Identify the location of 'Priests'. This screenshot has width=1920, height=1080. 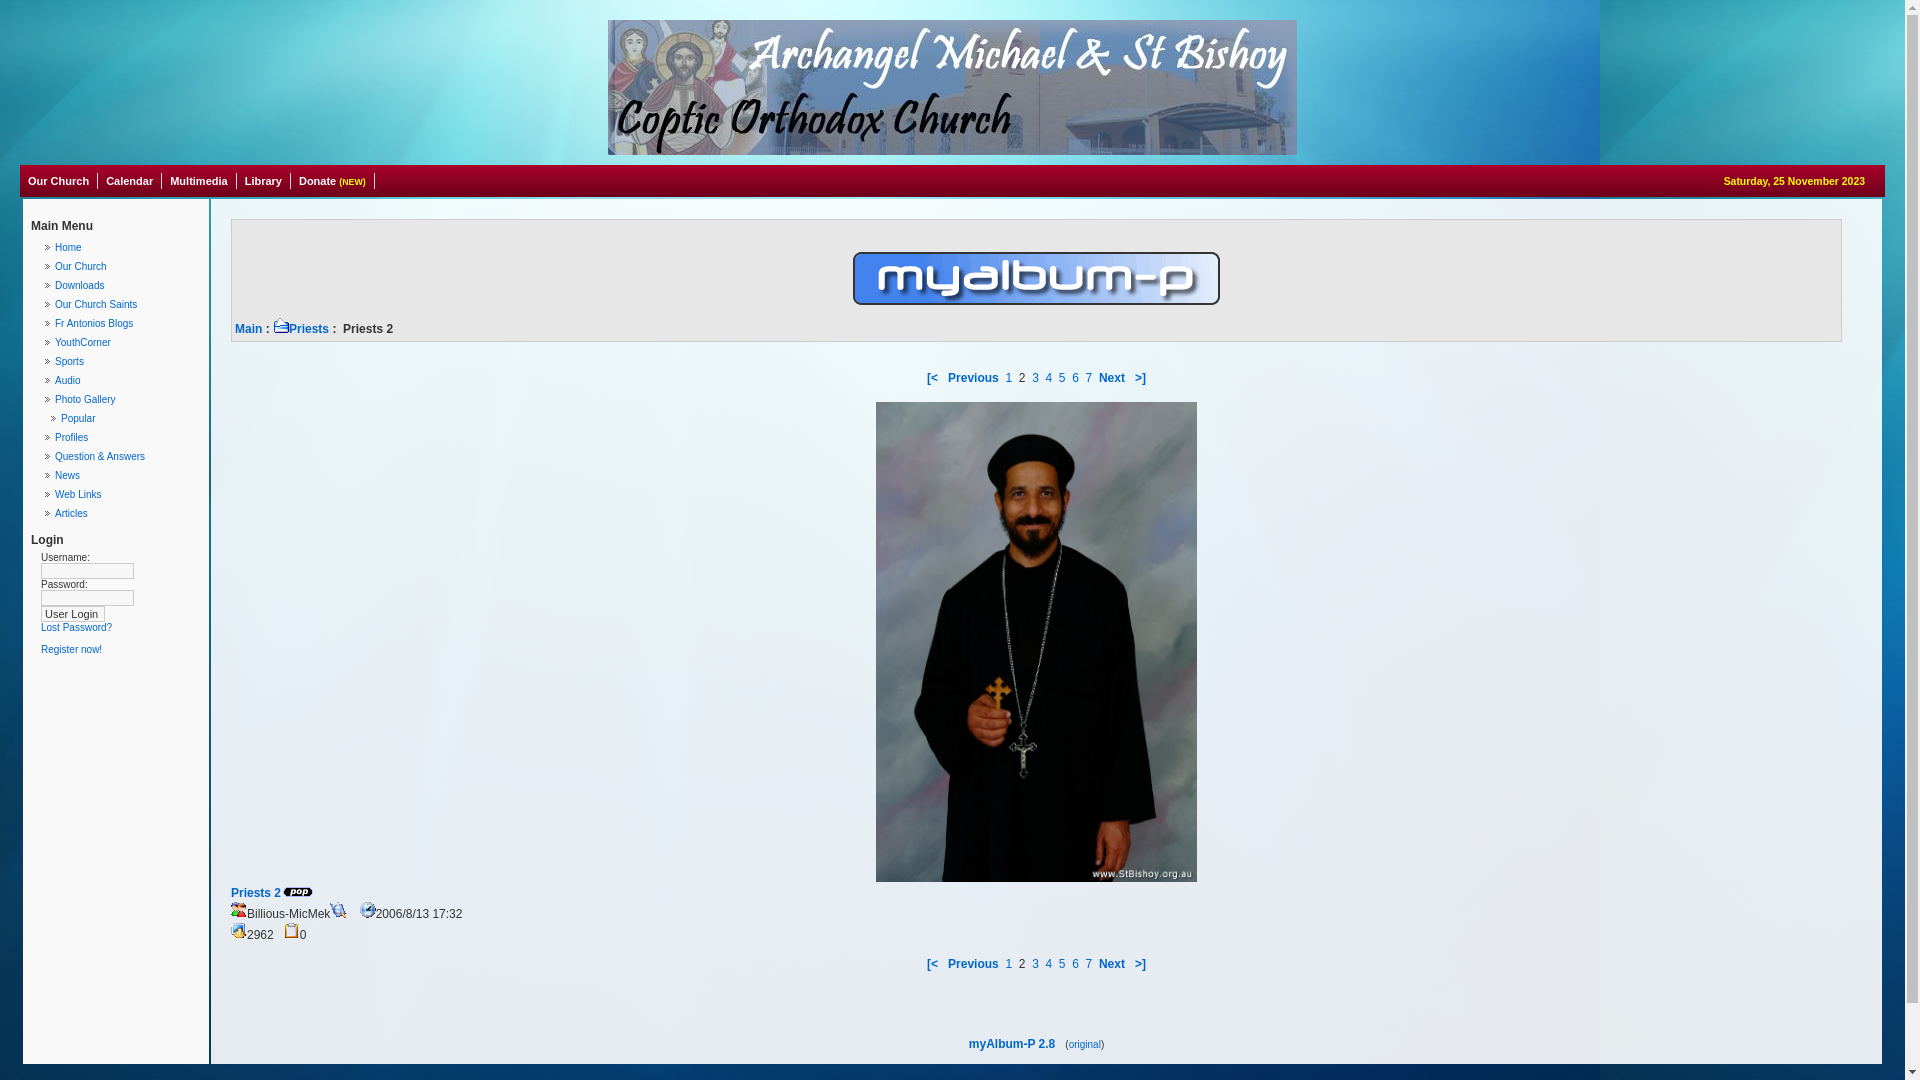
(300, 327).